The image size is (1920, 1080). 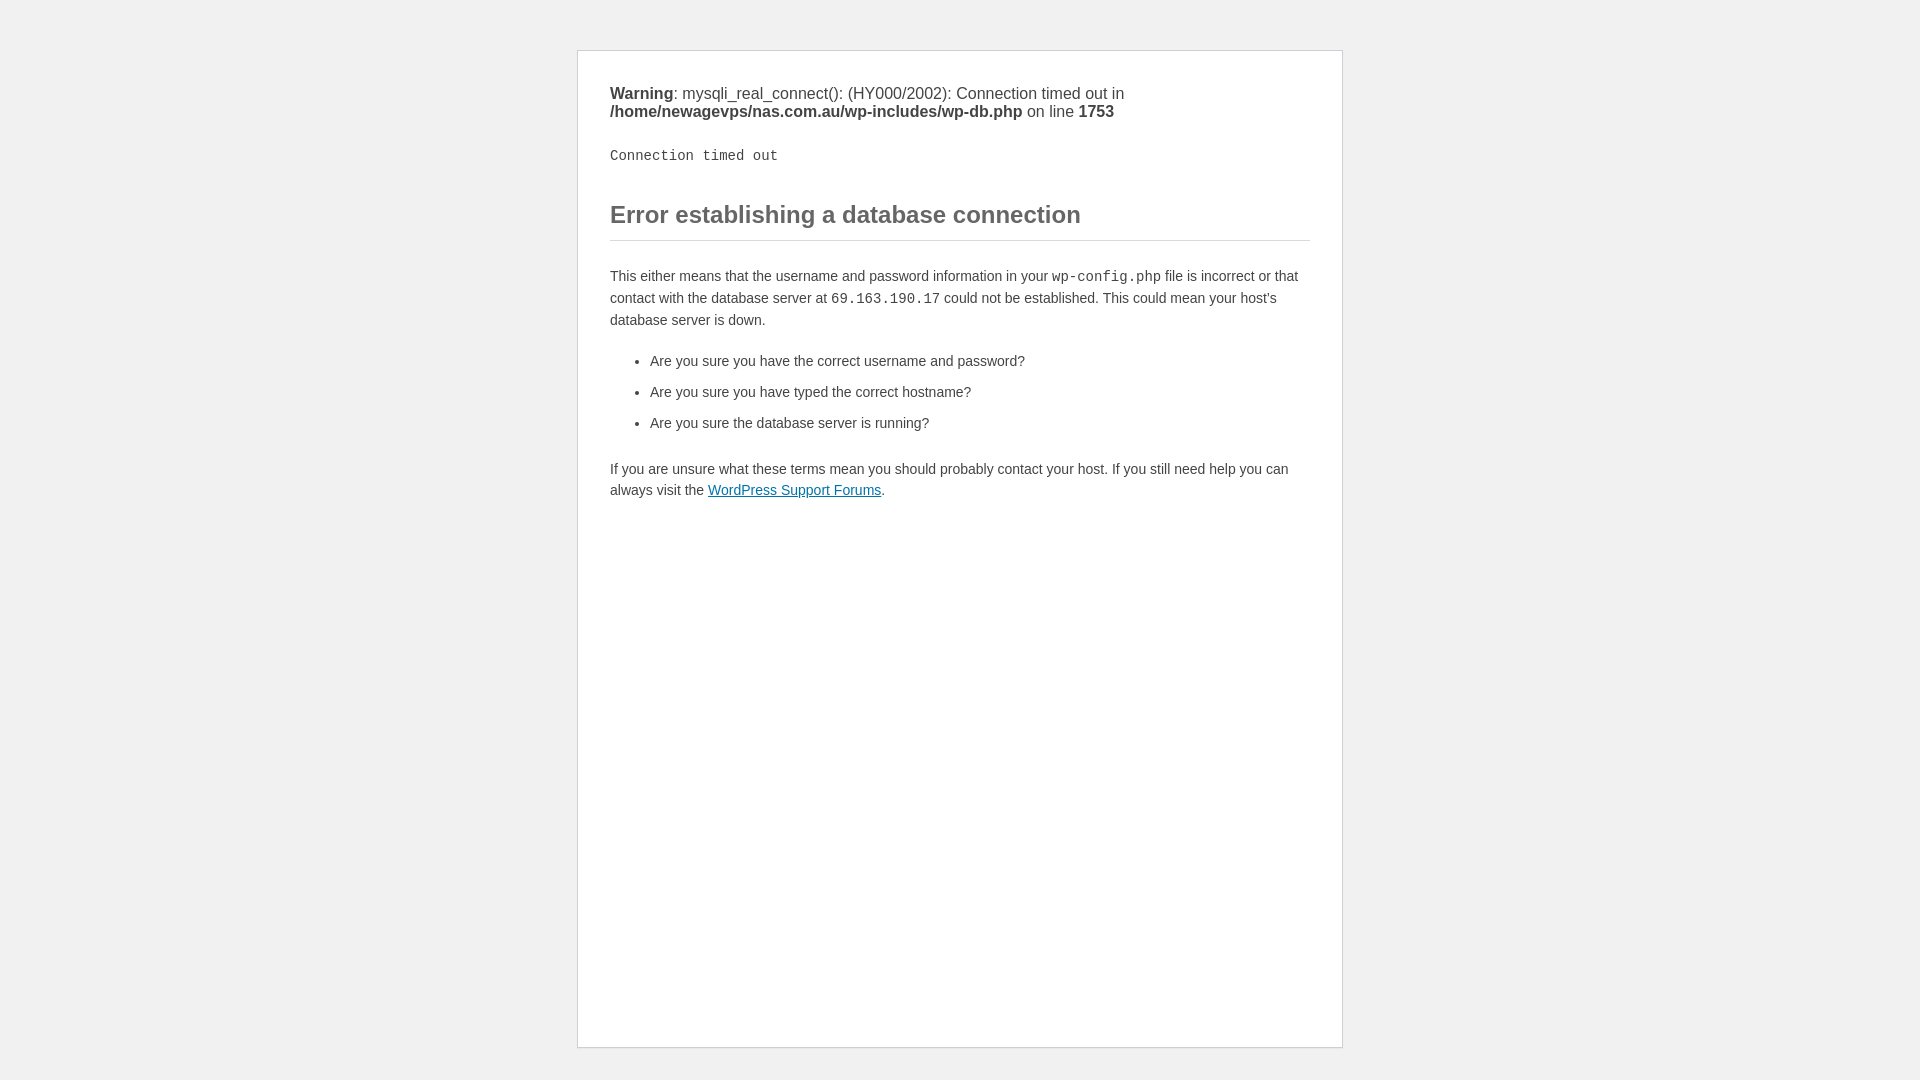 What do you see at coordinates (793, 489) in the screenshot?
I see `'WordPress Support Forums'` at bounding box center [793, 489].